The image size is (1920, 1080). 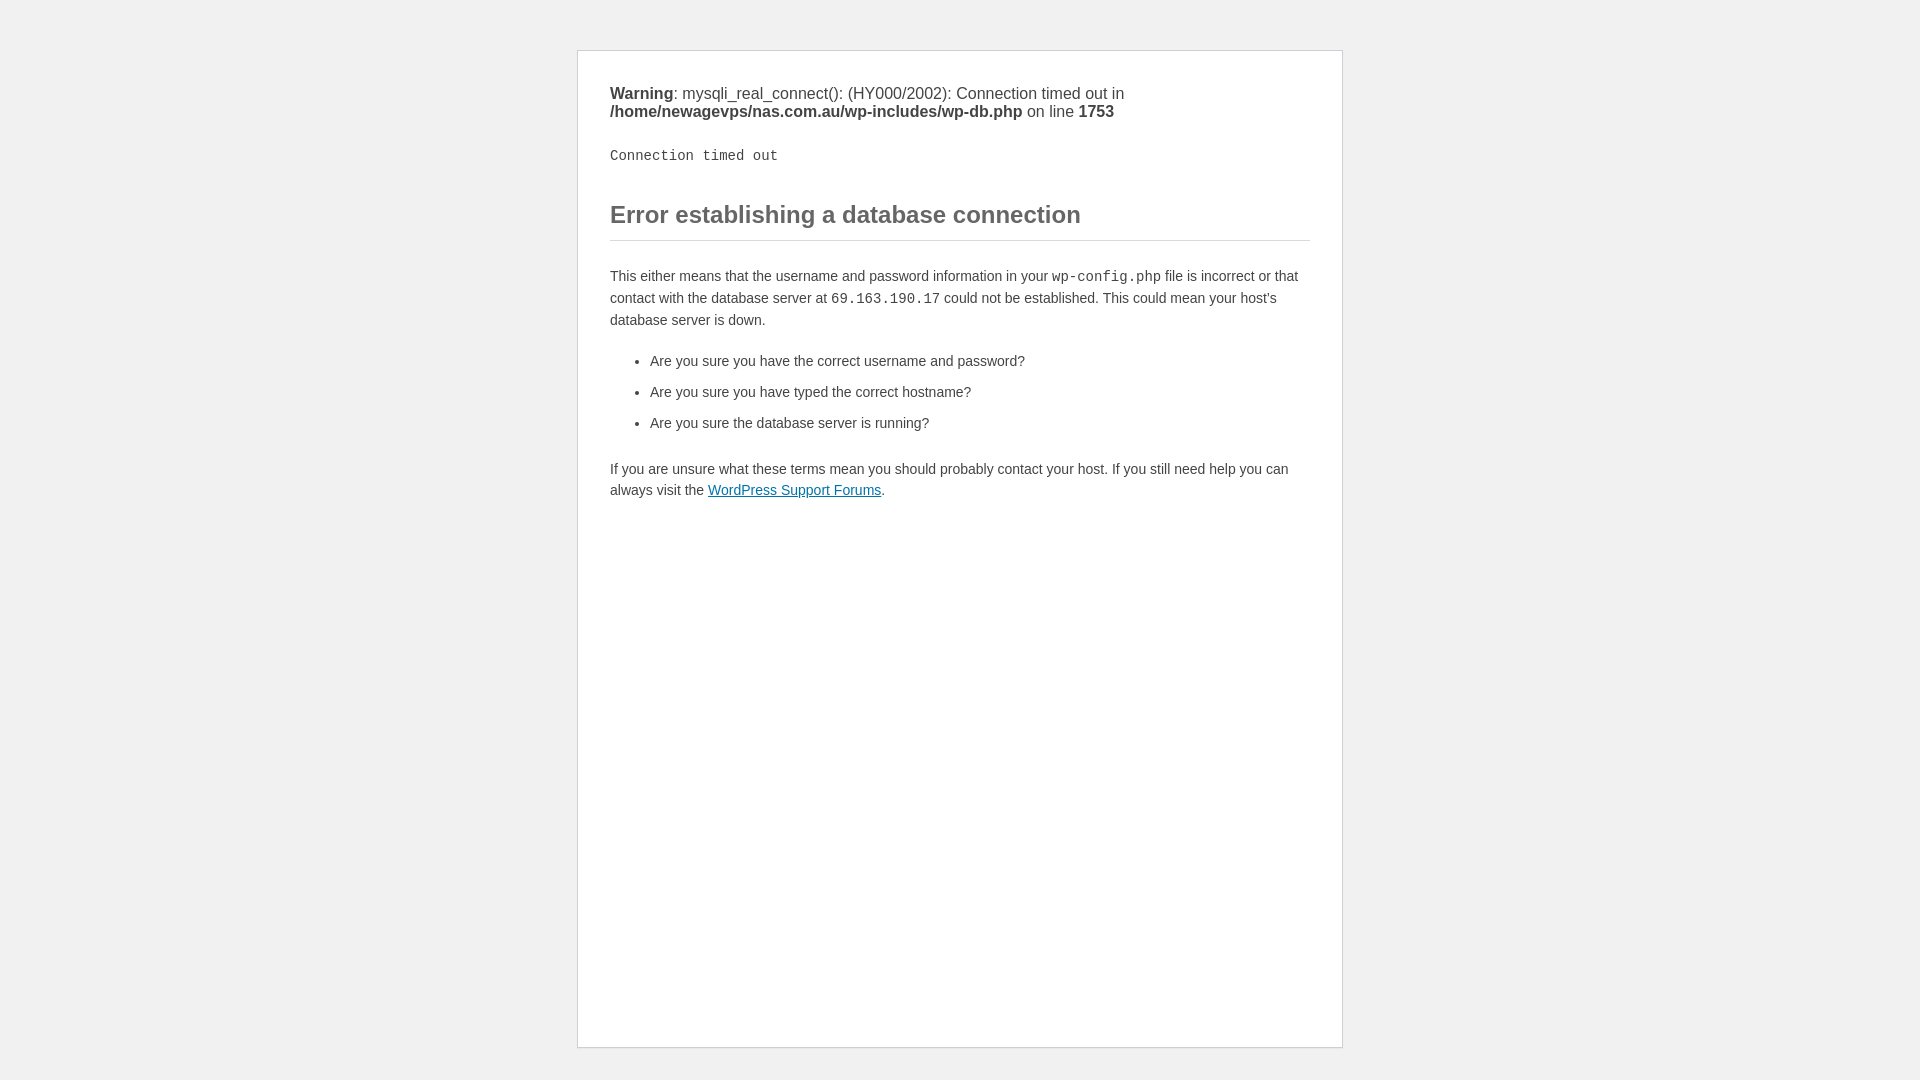 What do you see at coordinates (793, 489) in the screenshot?
I see `'WordPress Support Forums'` at bounding box center [793, 489].